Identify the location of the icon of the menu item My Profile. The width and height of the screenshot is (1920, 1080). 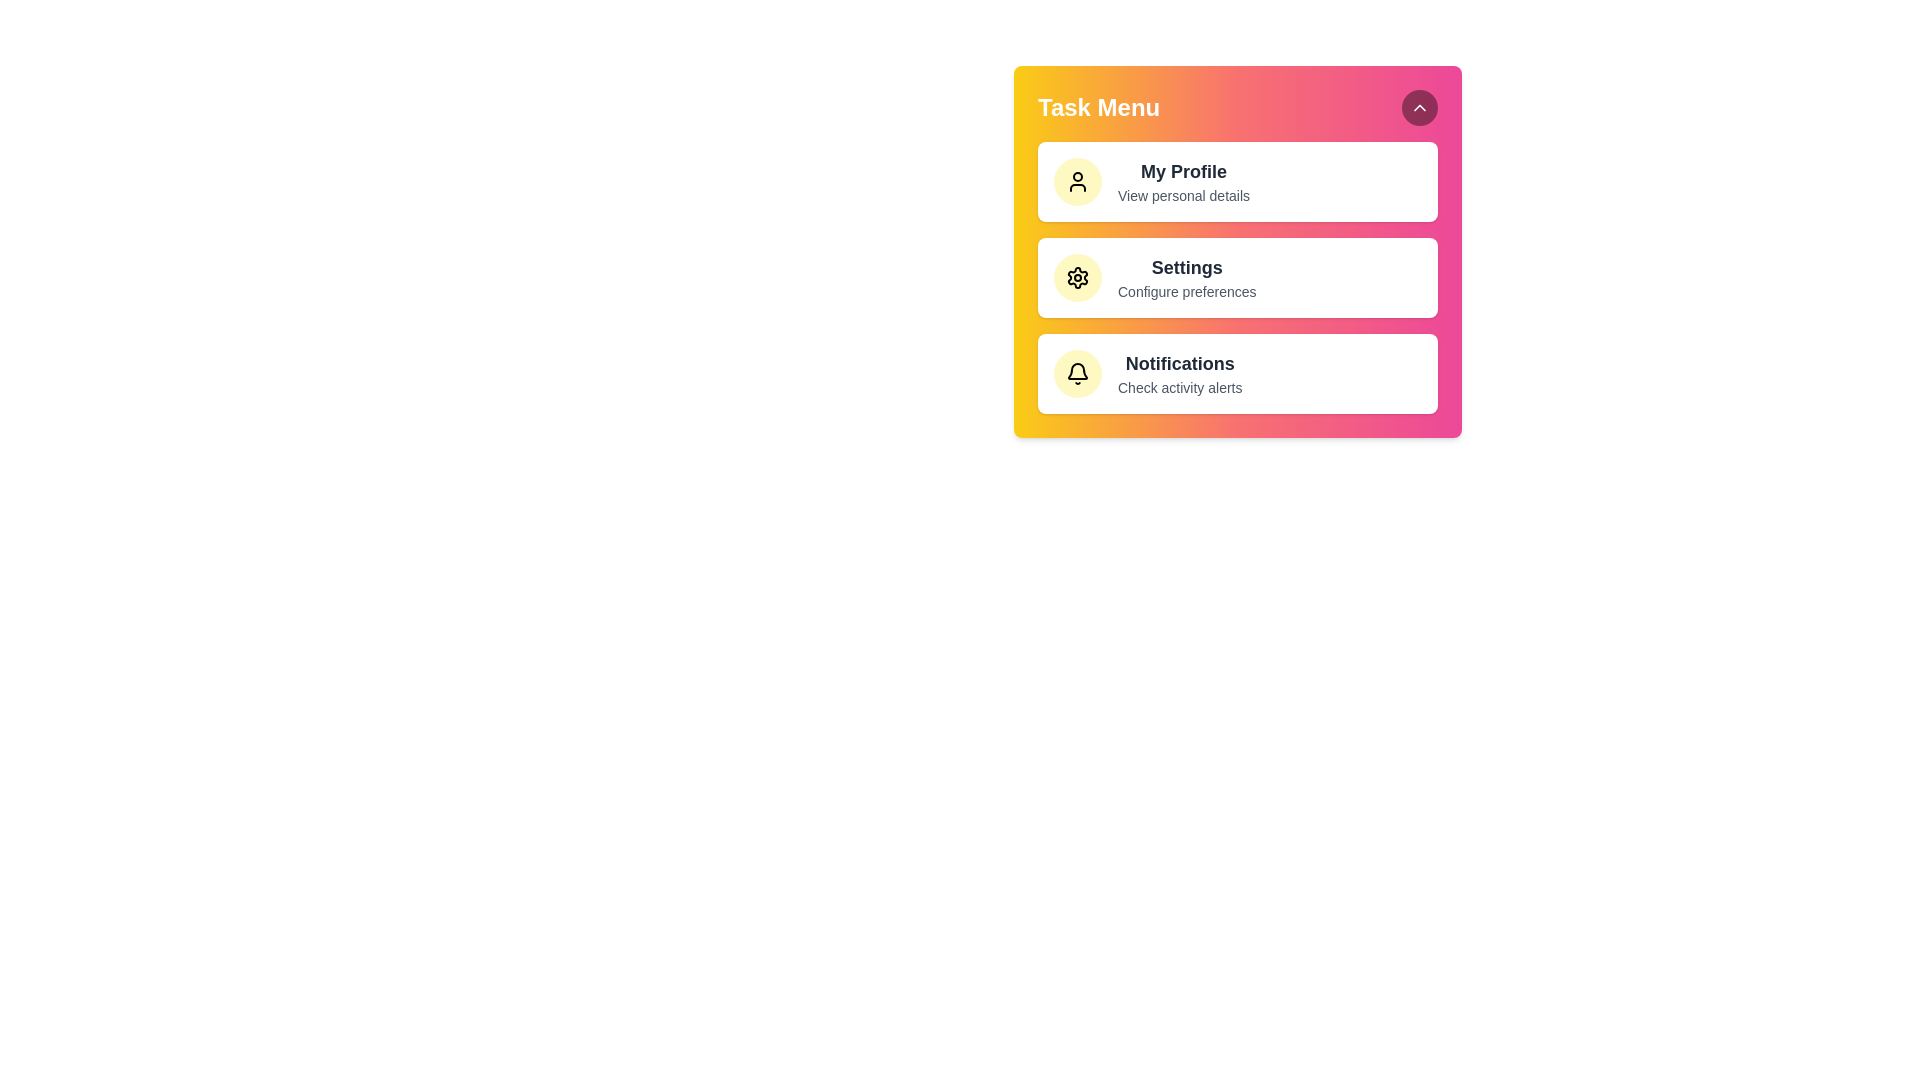
(1077, 181).